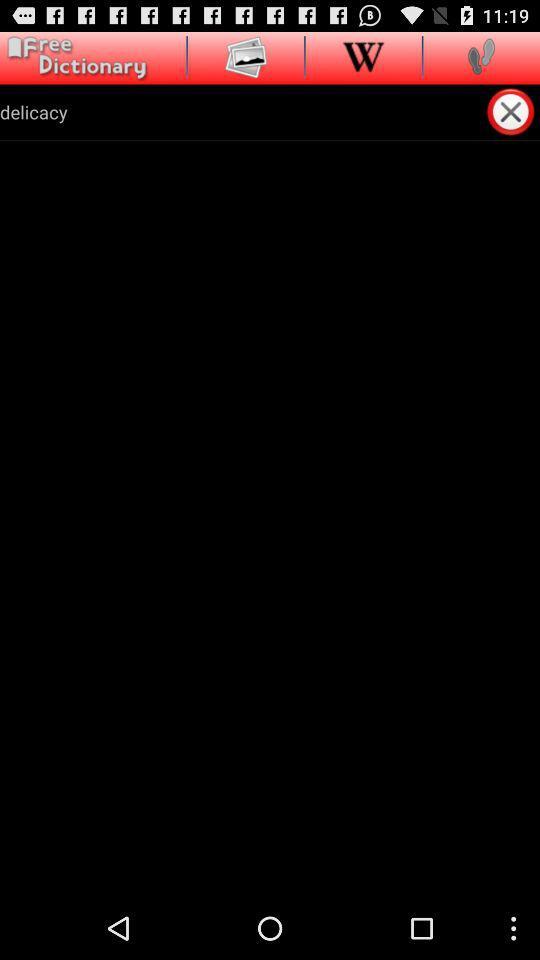 The width and height of the screenshot is (540, 960). I want to click on images, so click(246, 55).